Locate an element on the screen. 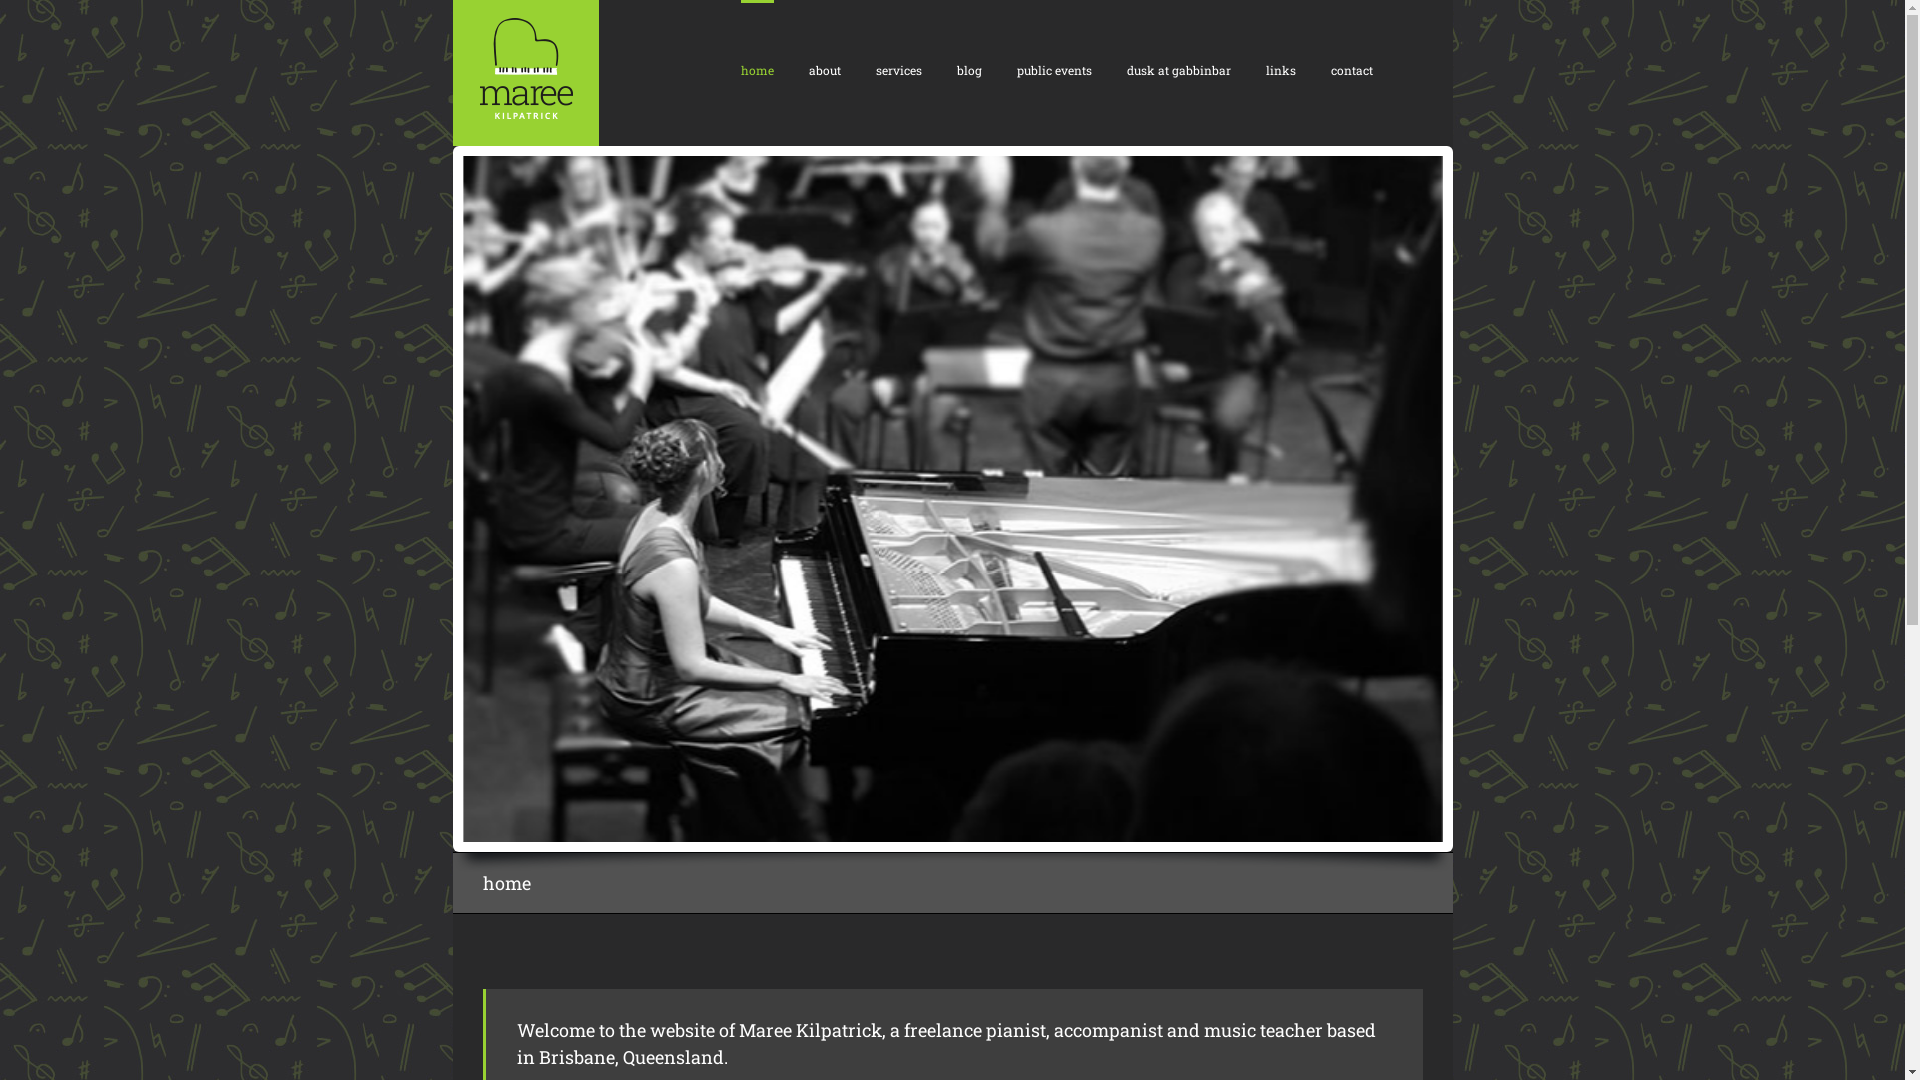 This screenshot has width=1920, height=1080. 'contact' is located at coordinates (1350, 68).